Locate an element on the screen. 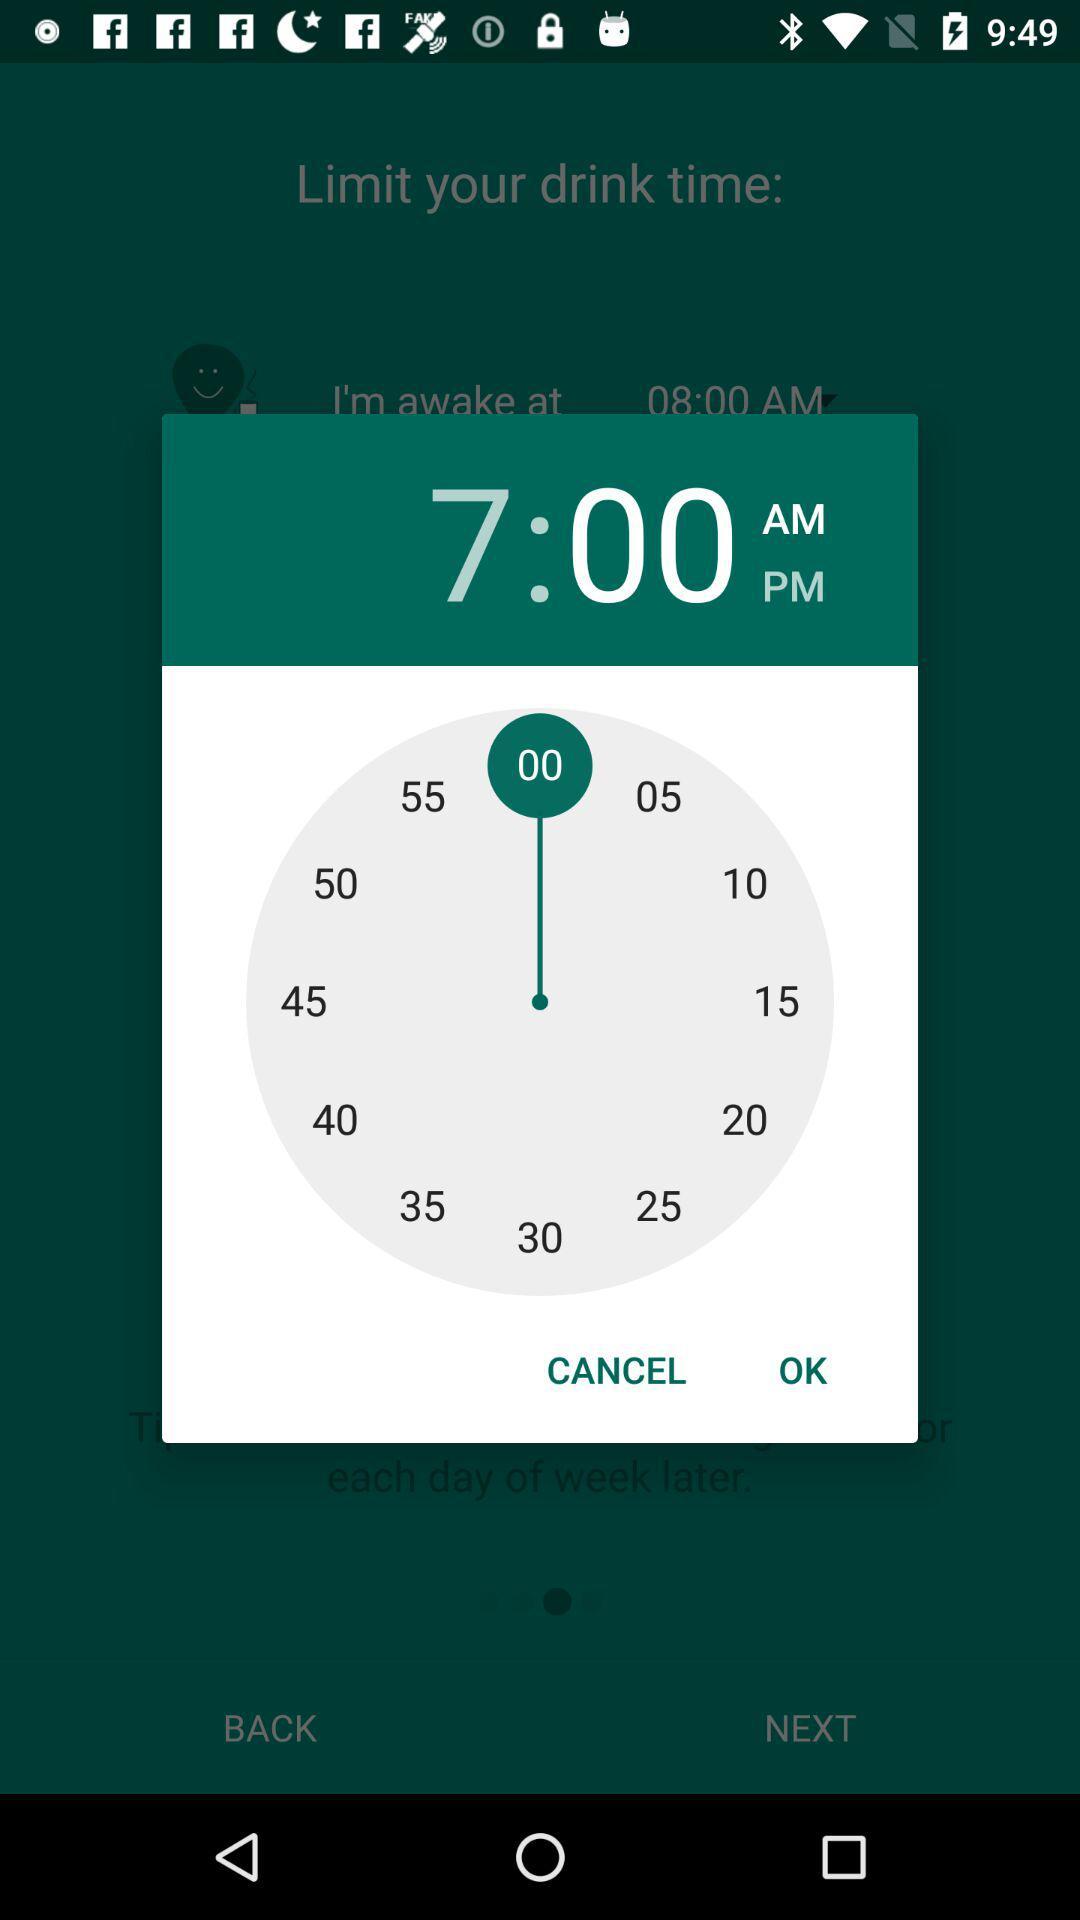  the am is located at coordinates (793, 512).